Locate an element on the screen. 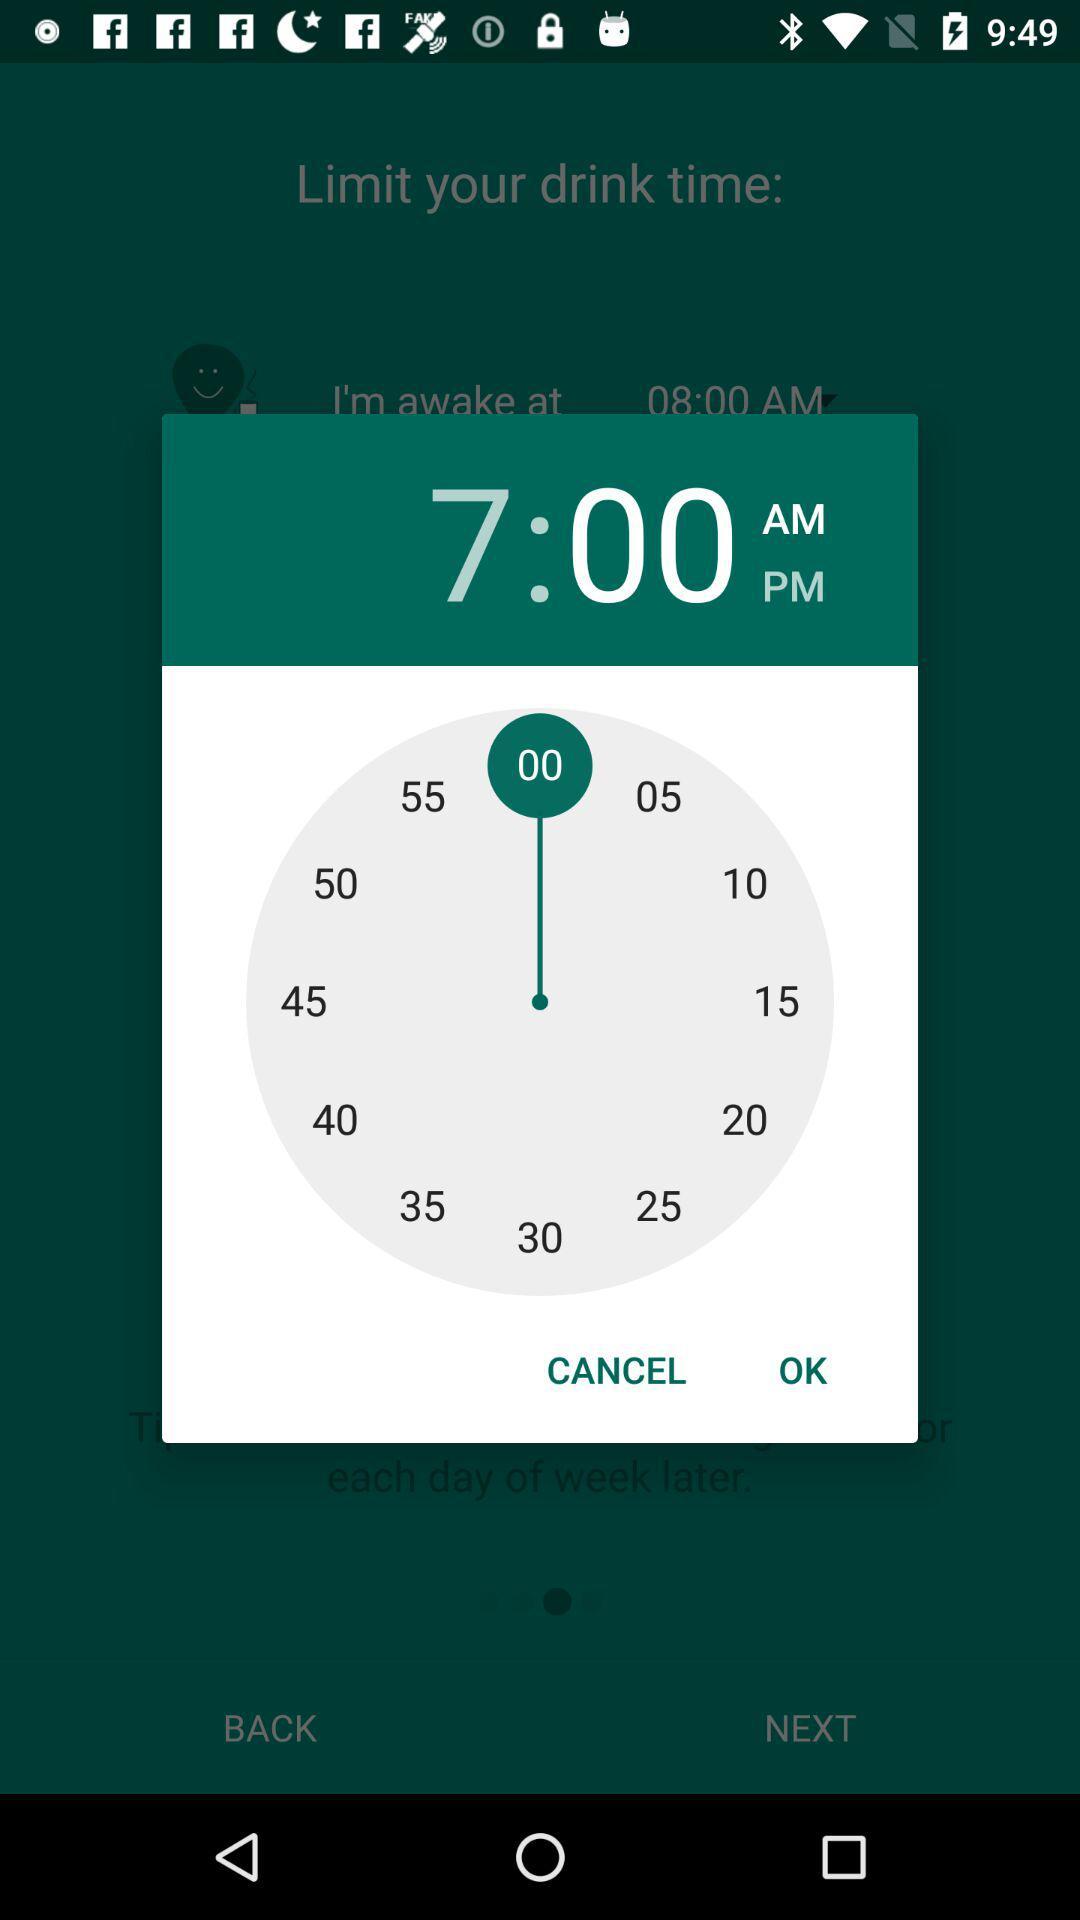  the am is located at coordinates (793, 512).